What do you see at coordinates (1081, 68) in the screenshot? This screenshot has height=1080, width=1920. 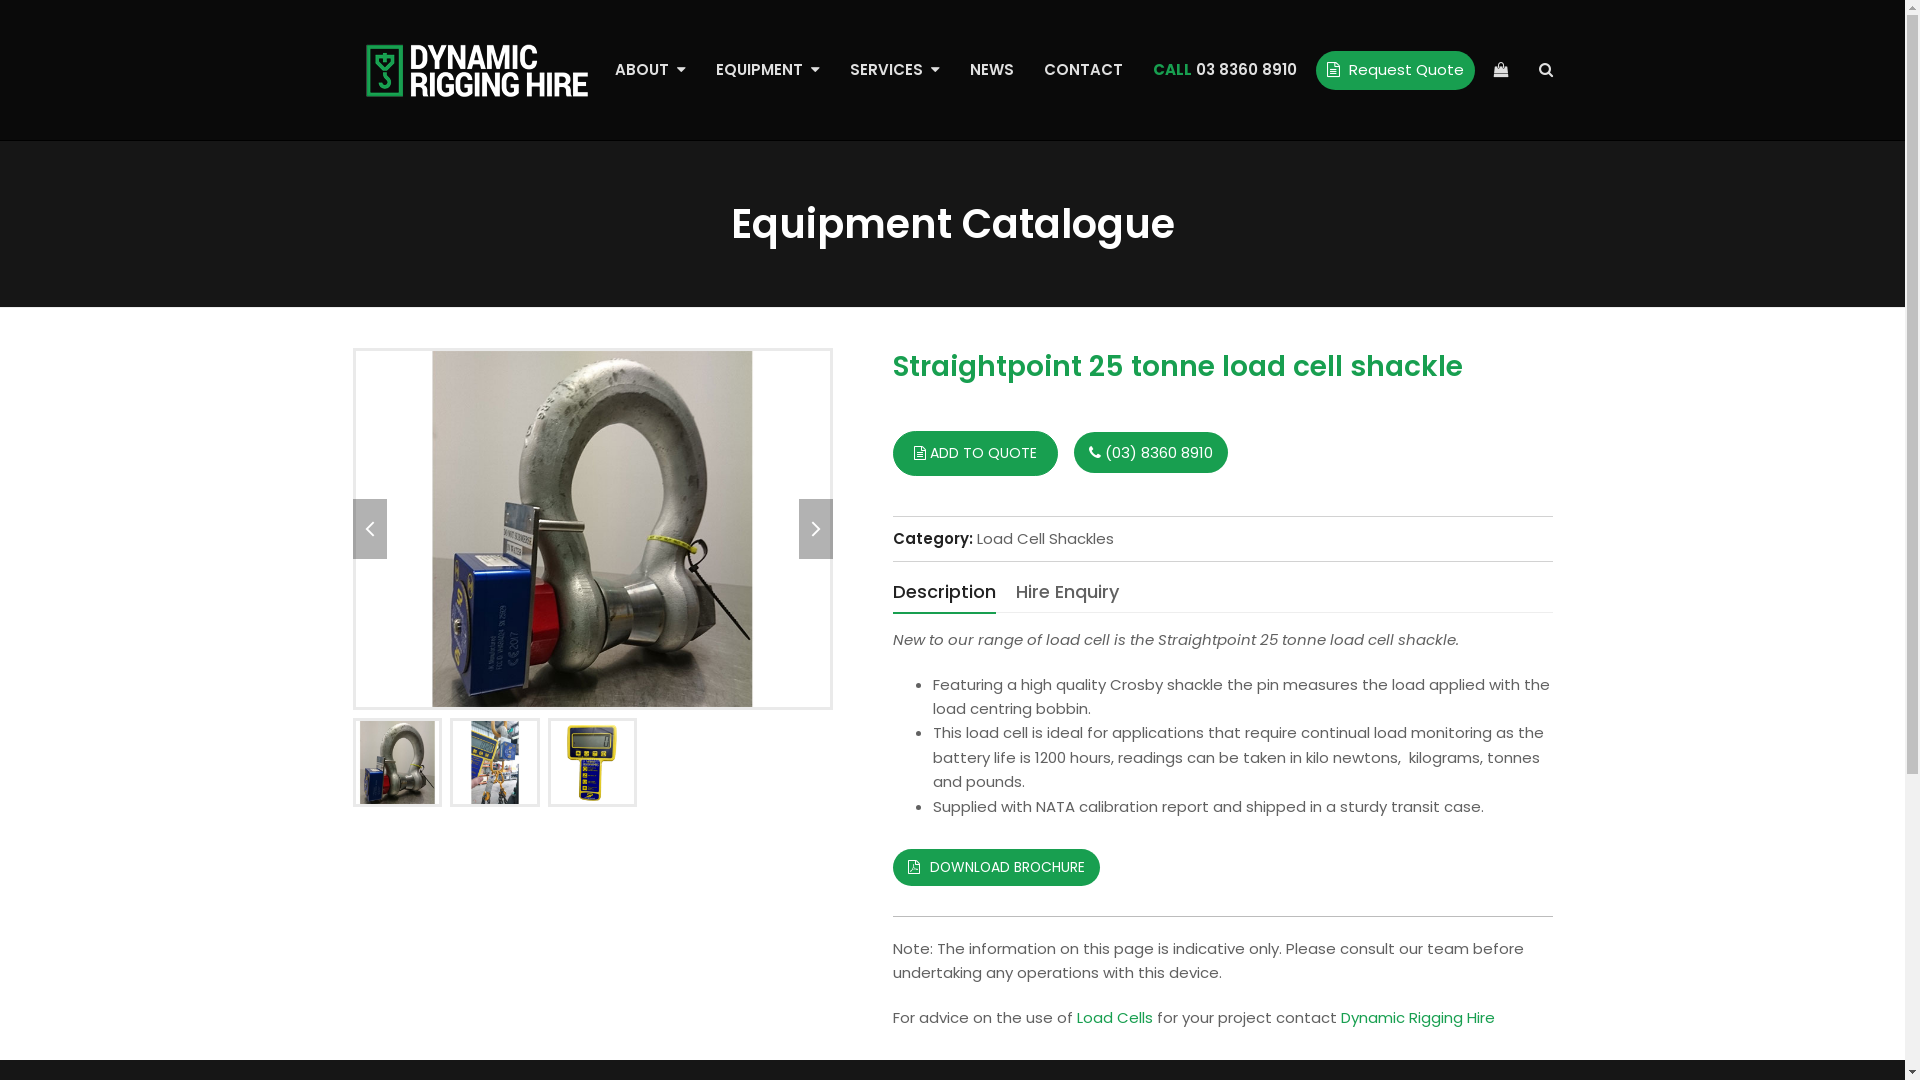 I see `'CONTACT'` at bounding box center [1081, 68].